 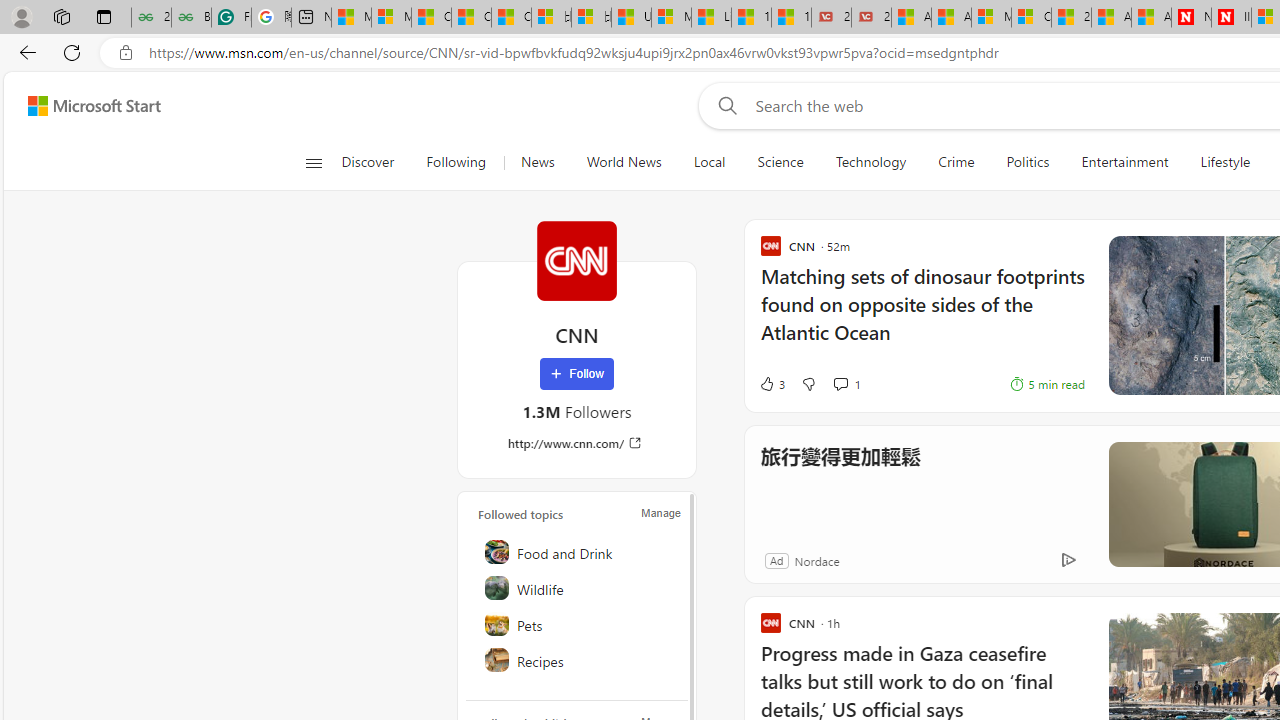 I want to click on 'Local', so click(x=709, y=162).